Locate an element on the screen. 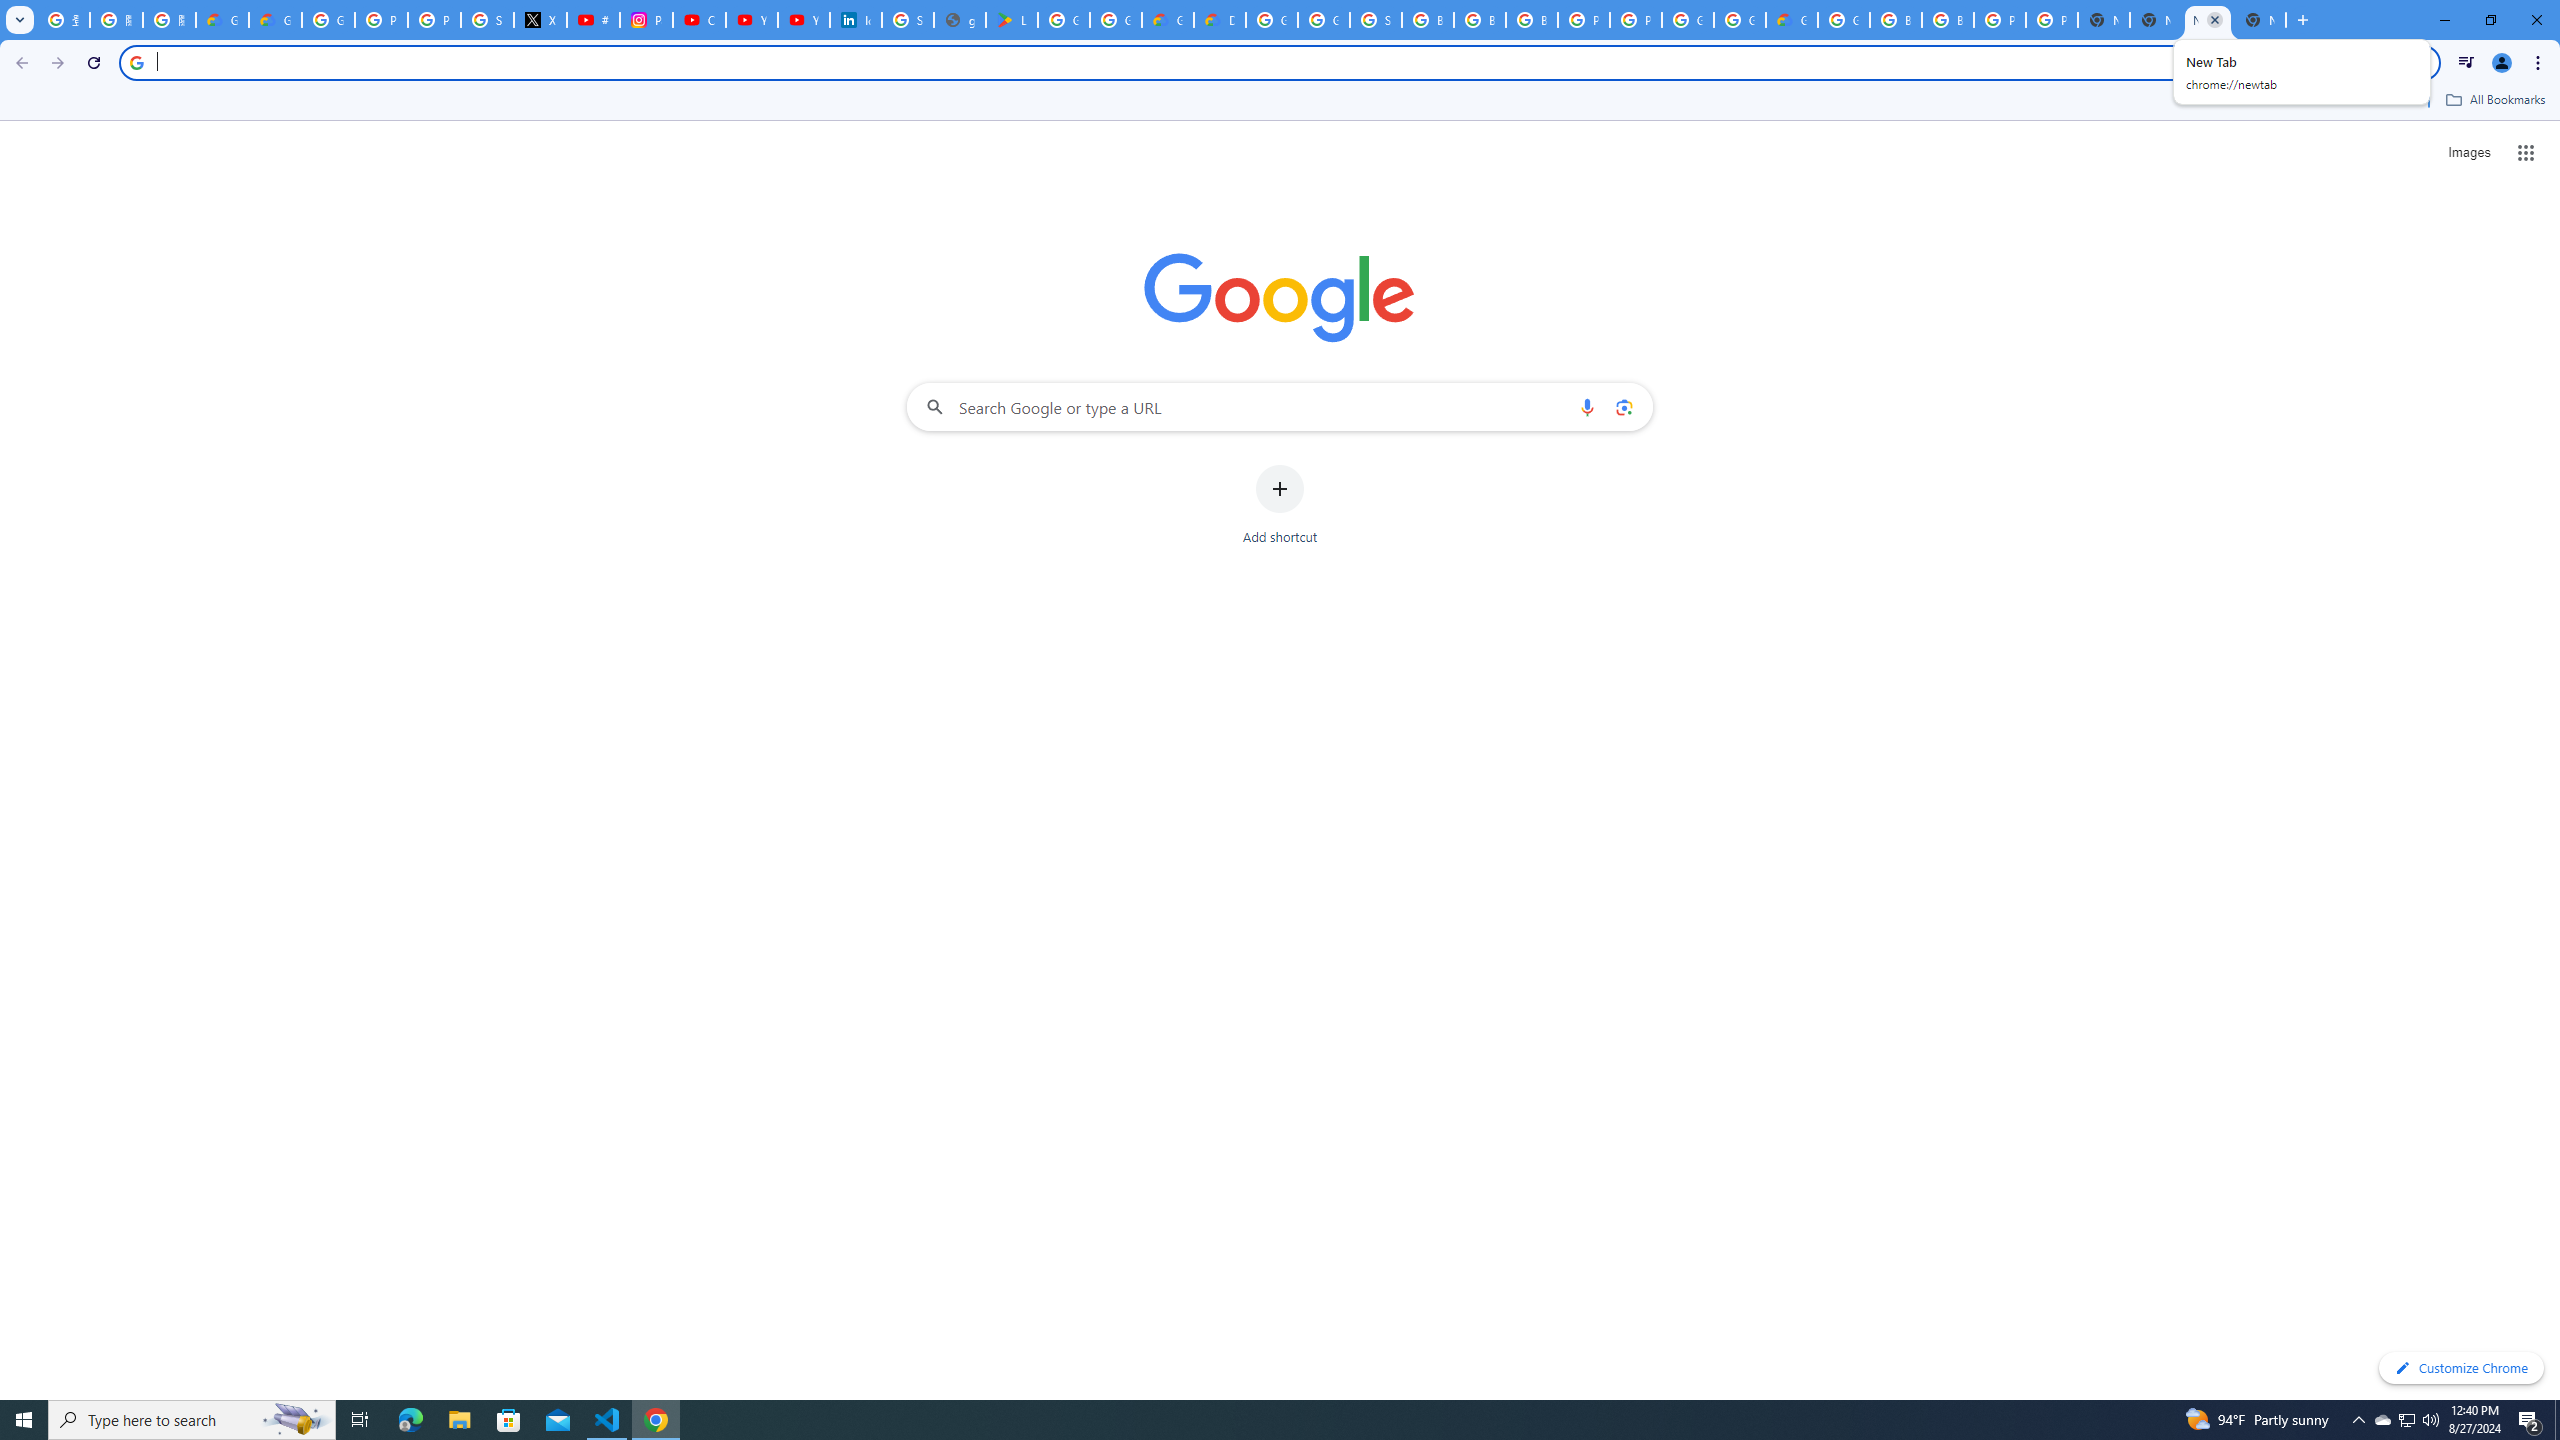 Image resolution: width=2560 pixels, height=1440 pixels. 'Google Cloud Platform' is located at coordinates (1738, 19).